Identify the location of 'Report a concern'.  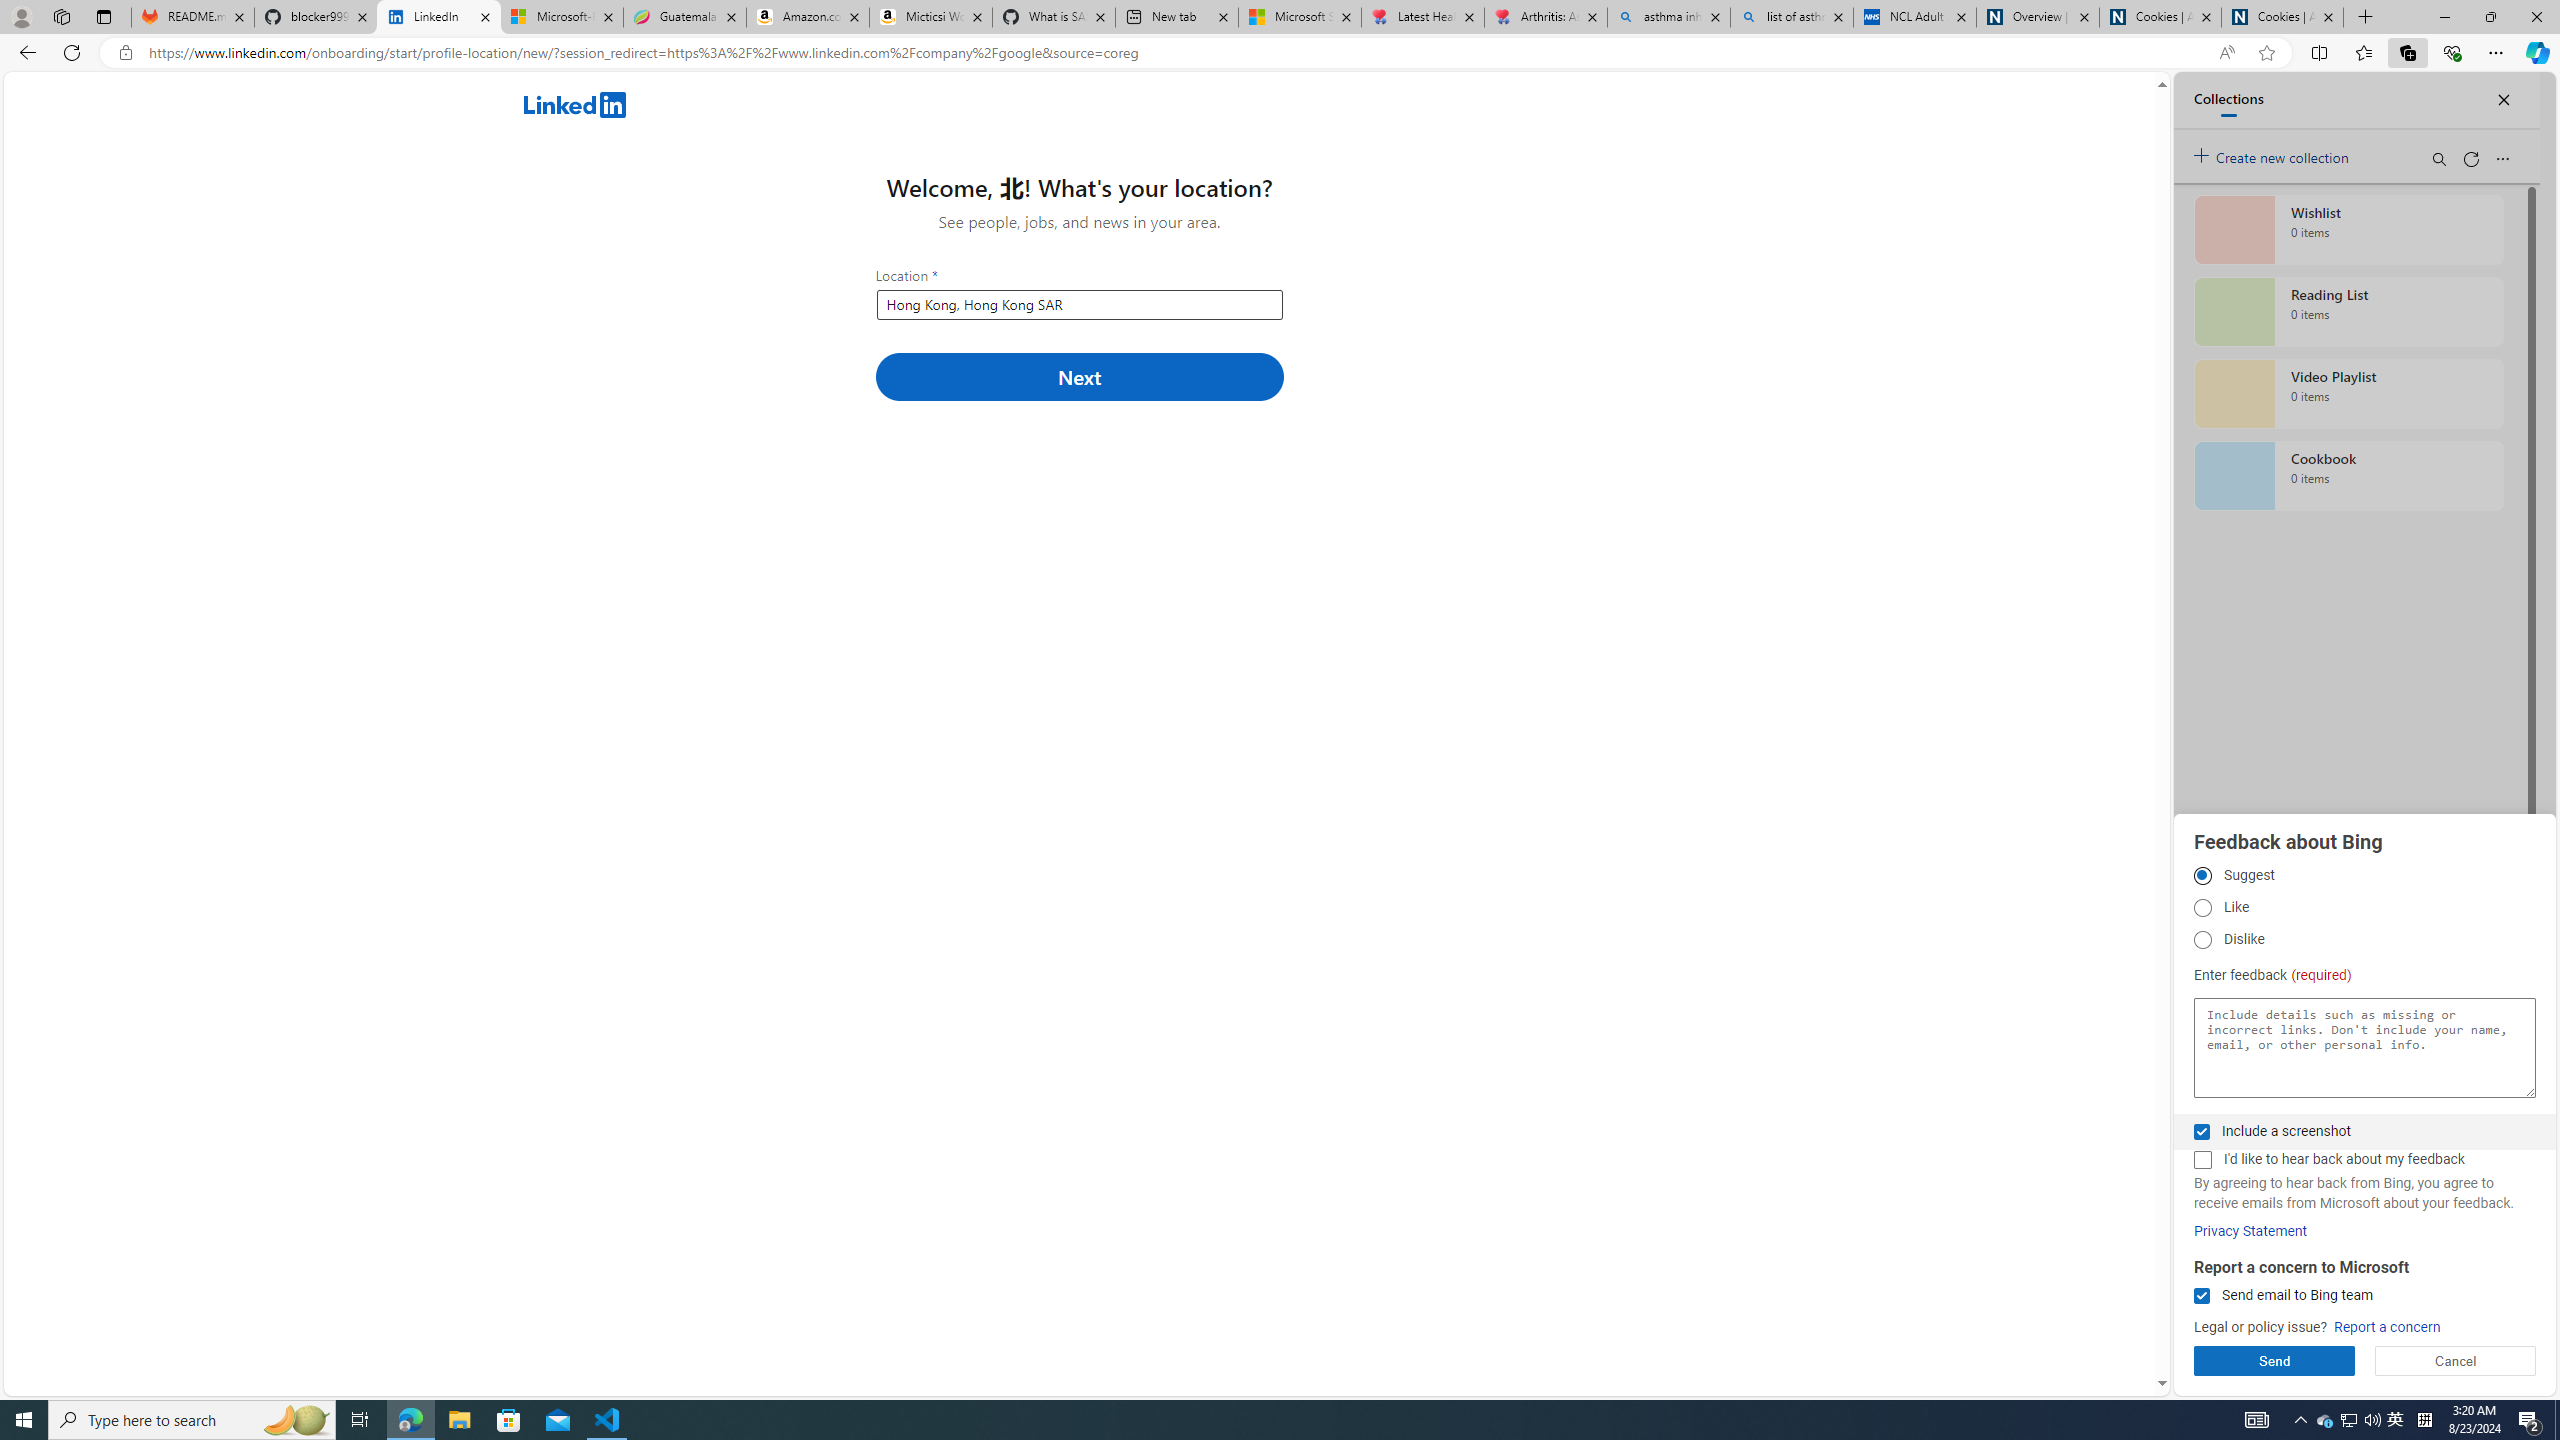
(2388, 1326).